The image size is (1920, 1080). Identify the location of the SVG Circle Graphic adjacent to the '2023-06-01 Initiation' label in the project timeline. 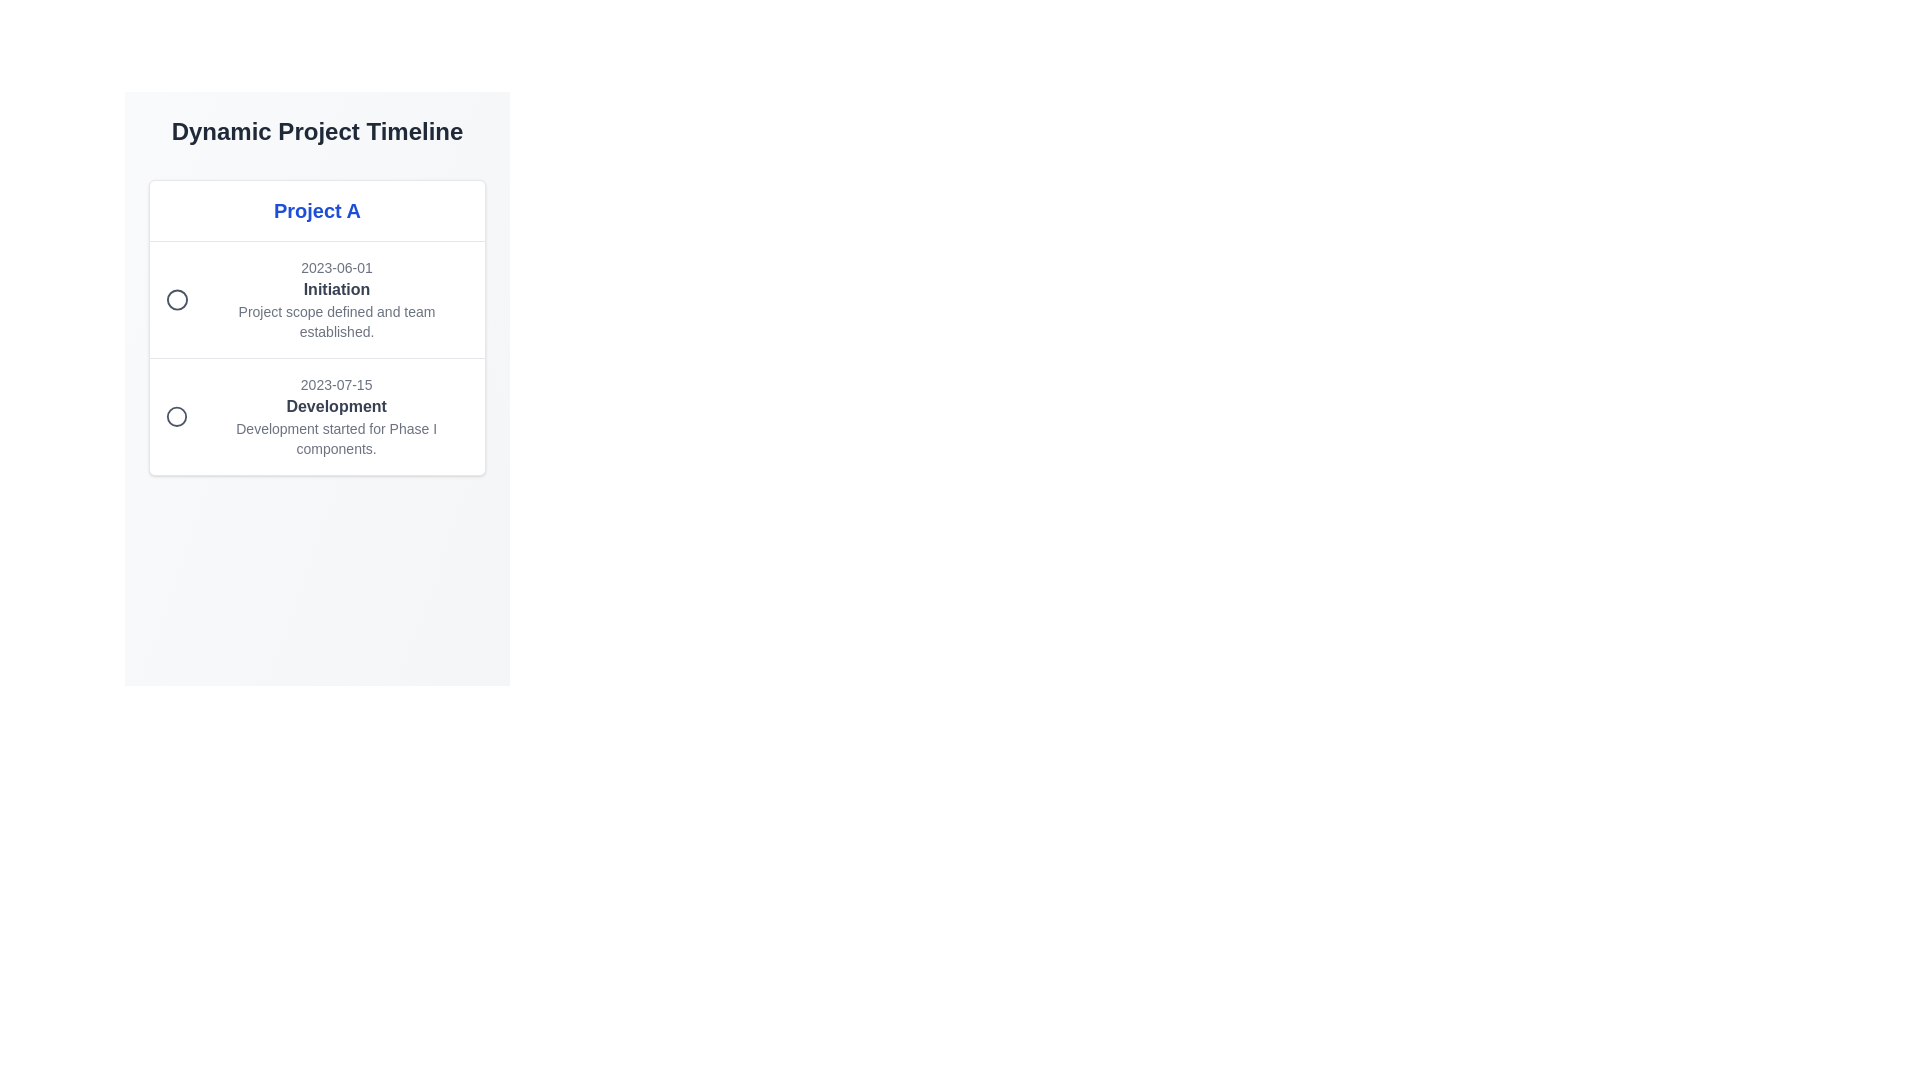
(177, 300).